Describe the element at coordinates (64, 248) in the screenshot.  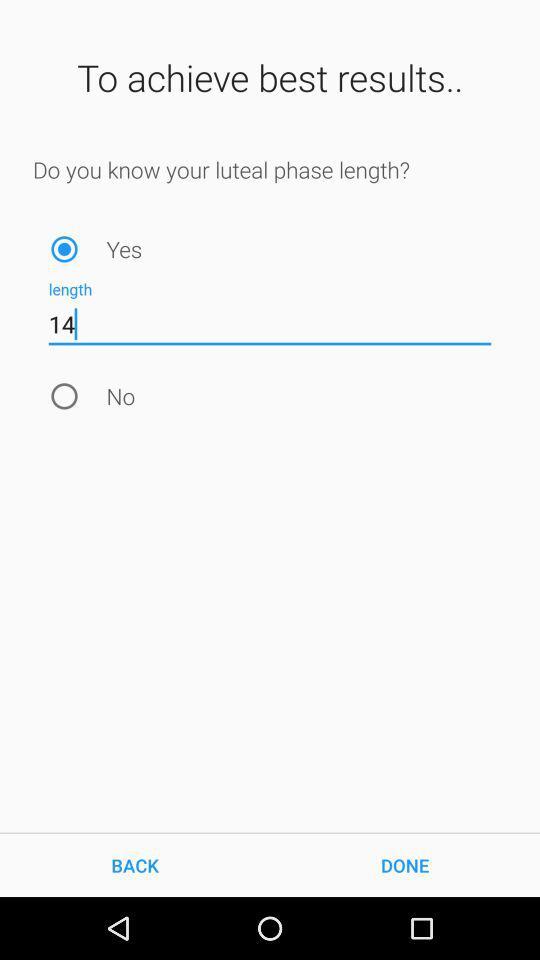
I see `the item above the 14` at that location.